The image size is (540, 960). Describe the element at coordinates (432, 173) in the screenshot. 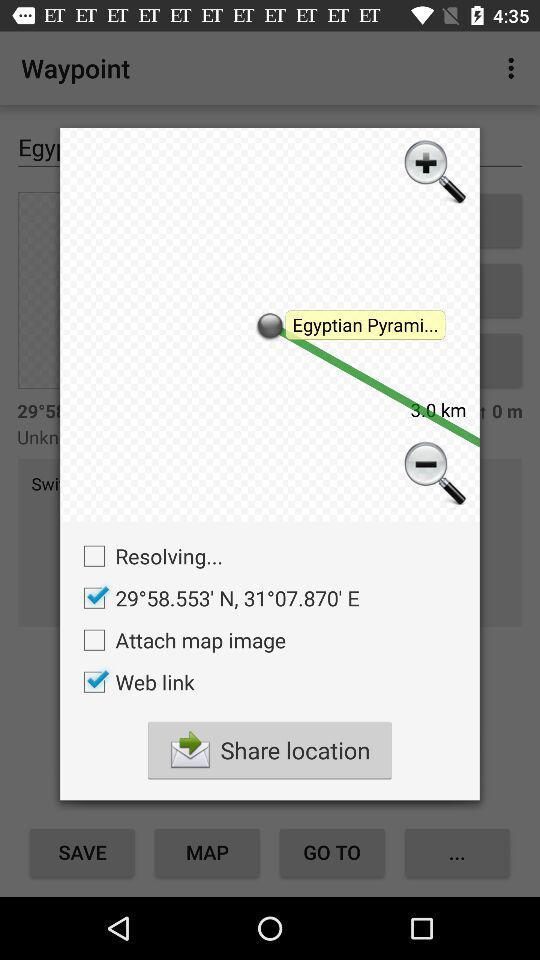

I see `zoom in` at that location.